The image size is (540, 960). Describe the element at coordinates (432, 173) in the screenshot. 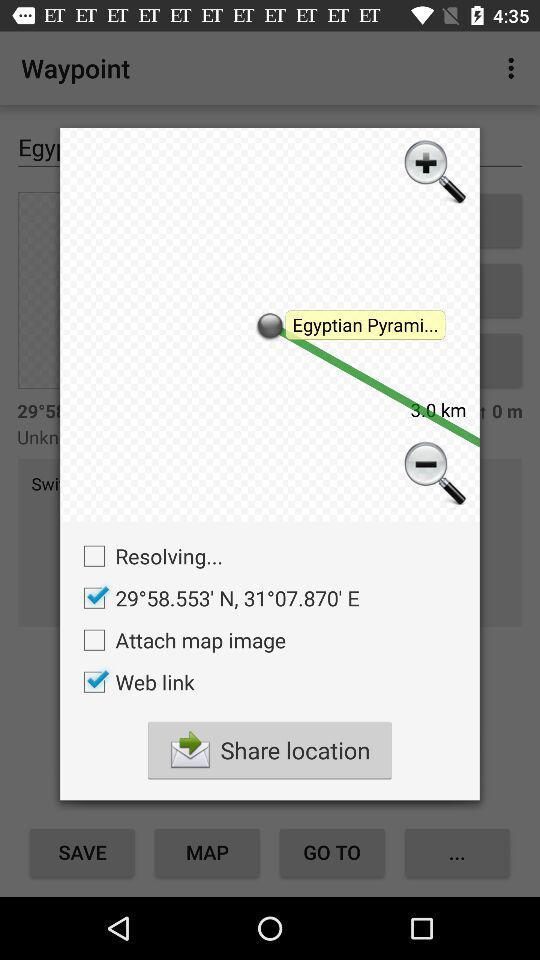

I see `zoom in` at that location.